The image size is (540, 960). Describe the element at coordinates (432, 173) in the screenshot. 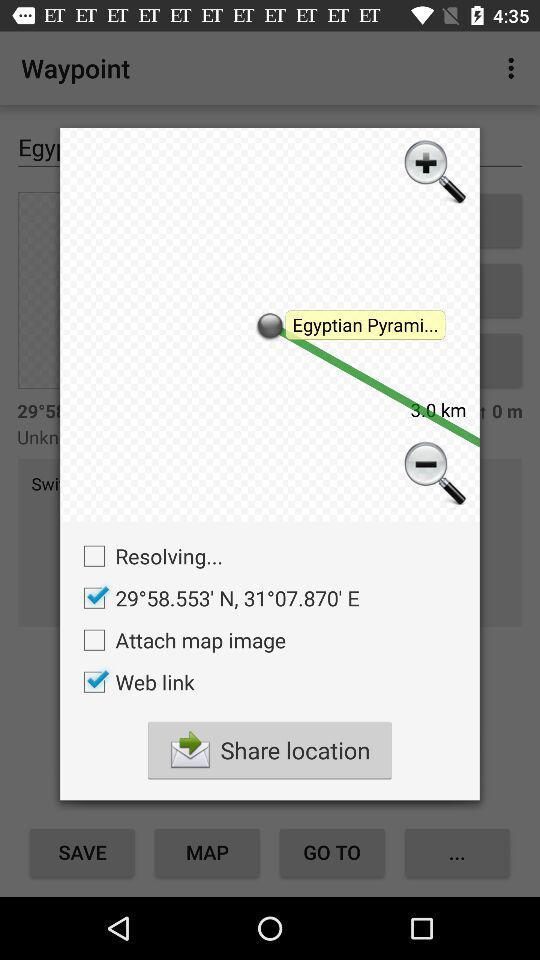

I see `zoom in` at that location.